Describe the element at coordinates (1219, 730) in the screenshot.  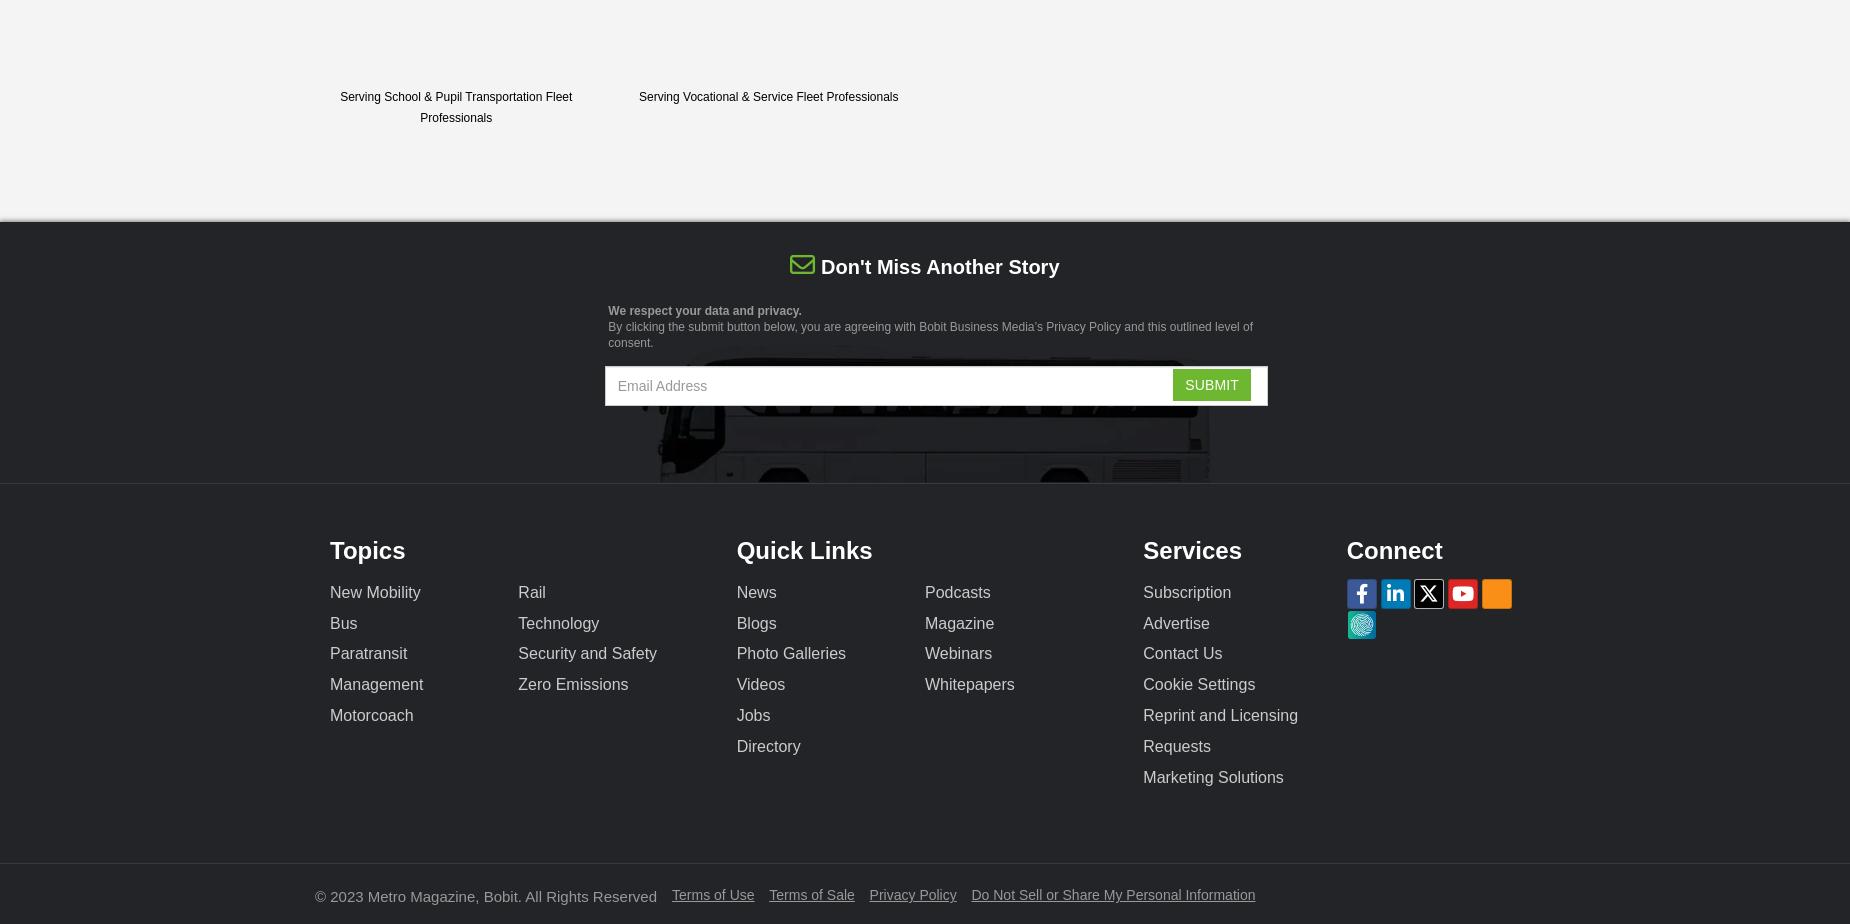
I see `'Reprint and Licensing Requests'` at that location.